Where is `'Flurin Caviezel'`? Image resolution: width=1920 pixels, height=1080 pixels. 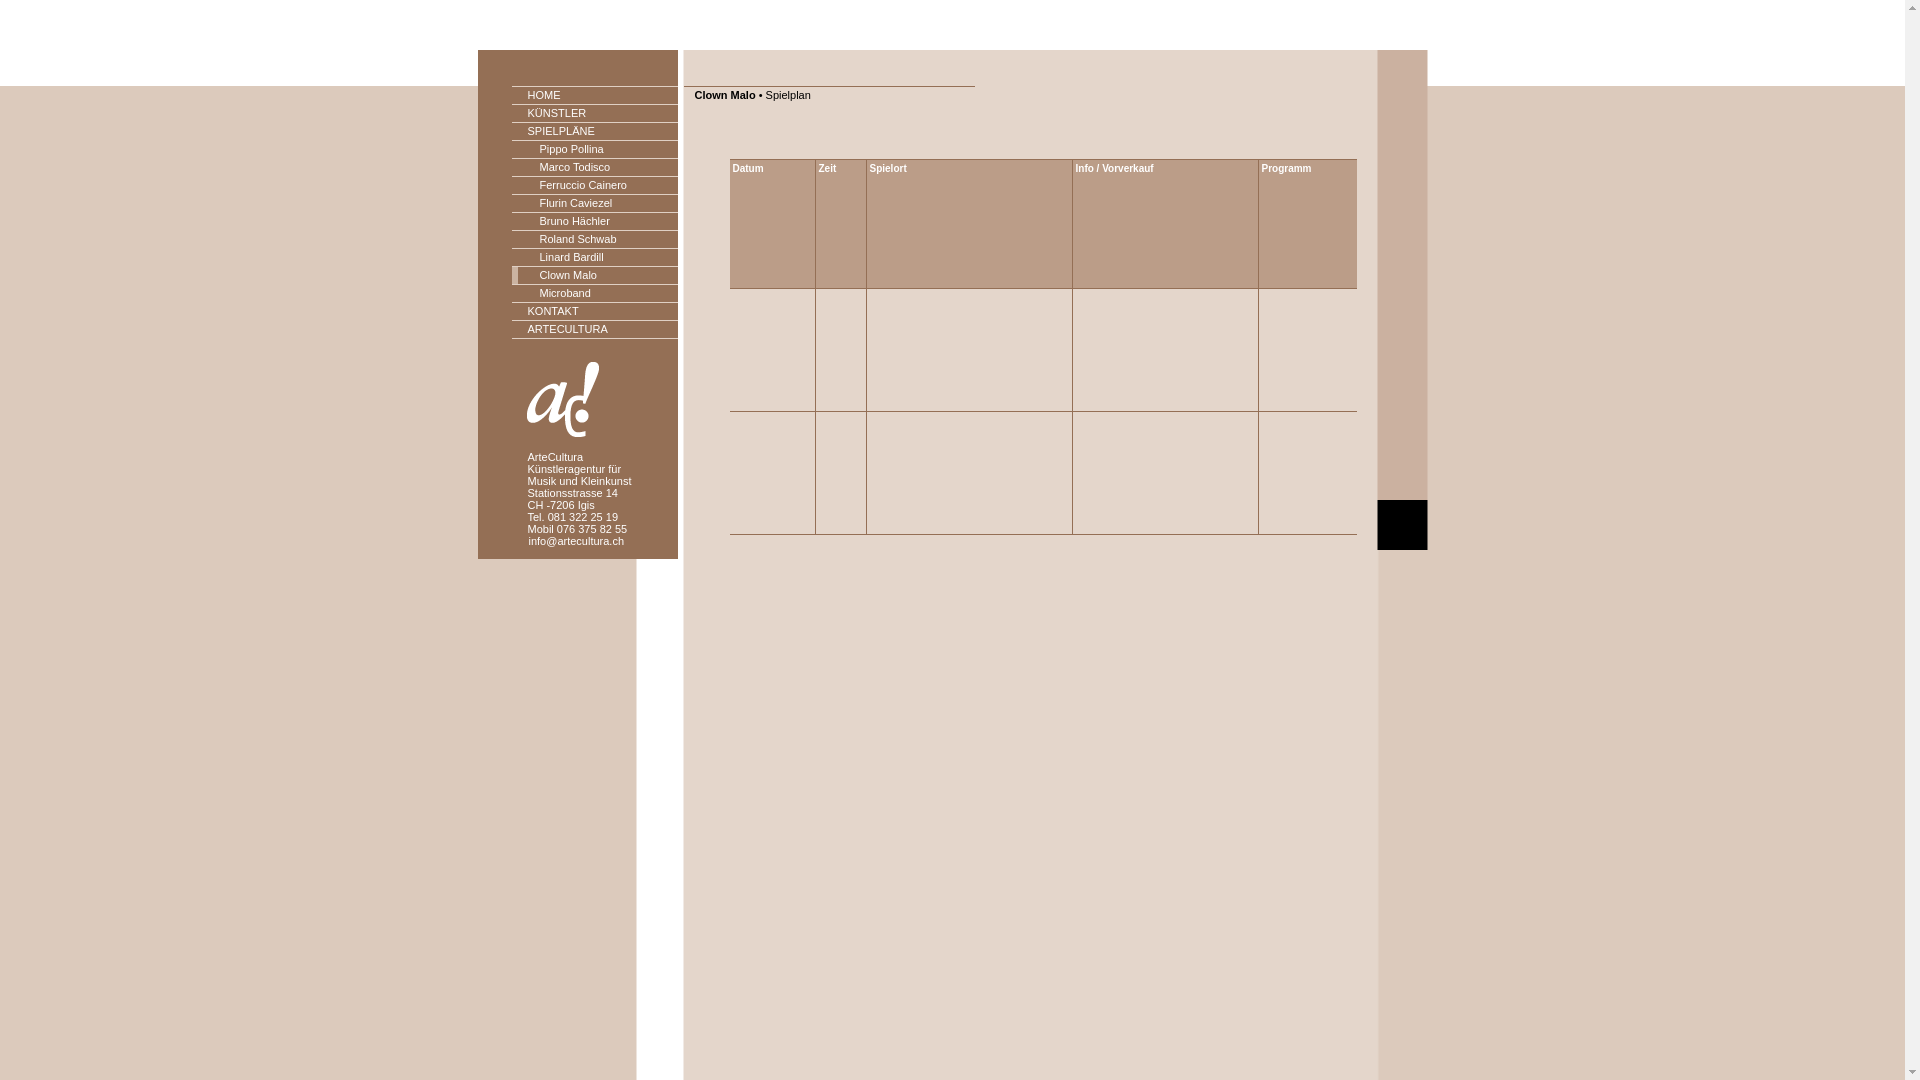
'Flurin Caviezel' is located at coordinates (594, 204).